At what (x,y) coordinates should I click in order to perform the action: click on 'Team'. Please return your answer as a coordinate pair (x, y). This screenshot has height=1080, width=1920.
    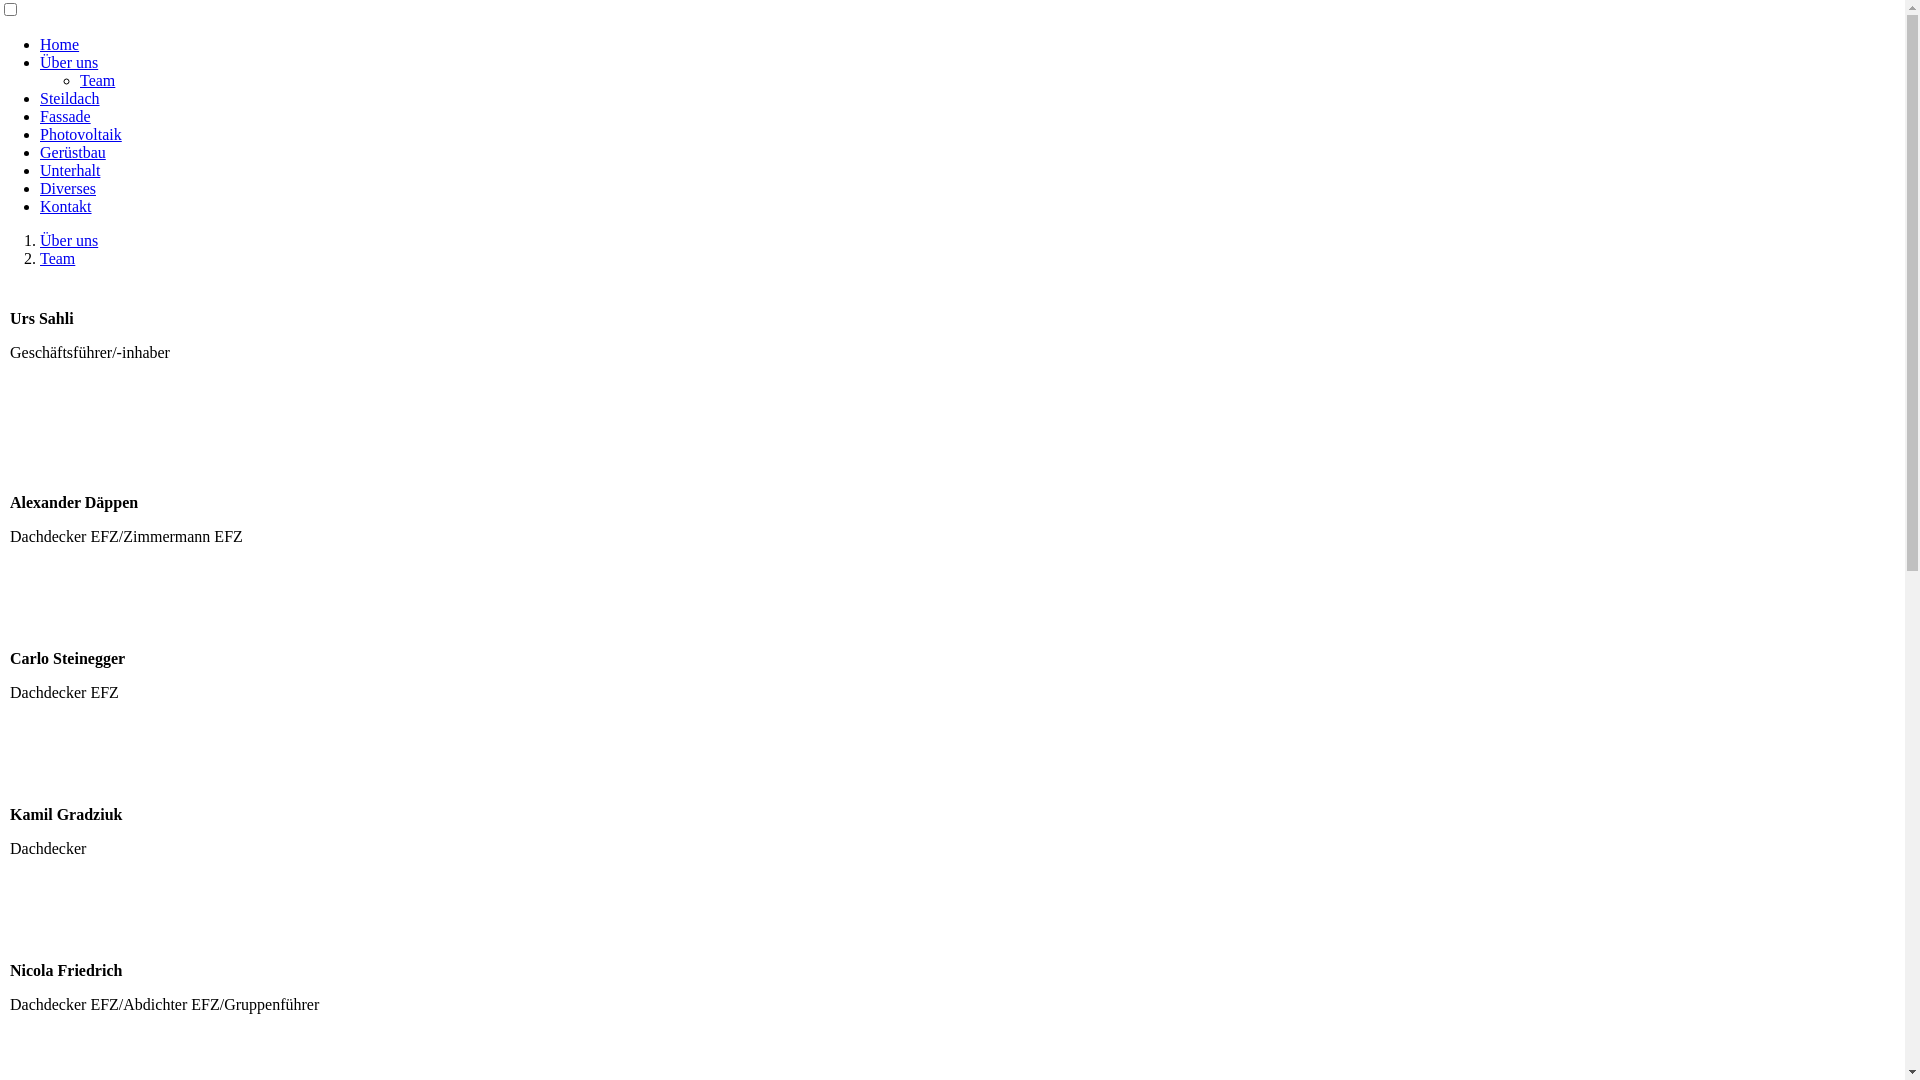
    Looking at the image, I should click on (80, 79).